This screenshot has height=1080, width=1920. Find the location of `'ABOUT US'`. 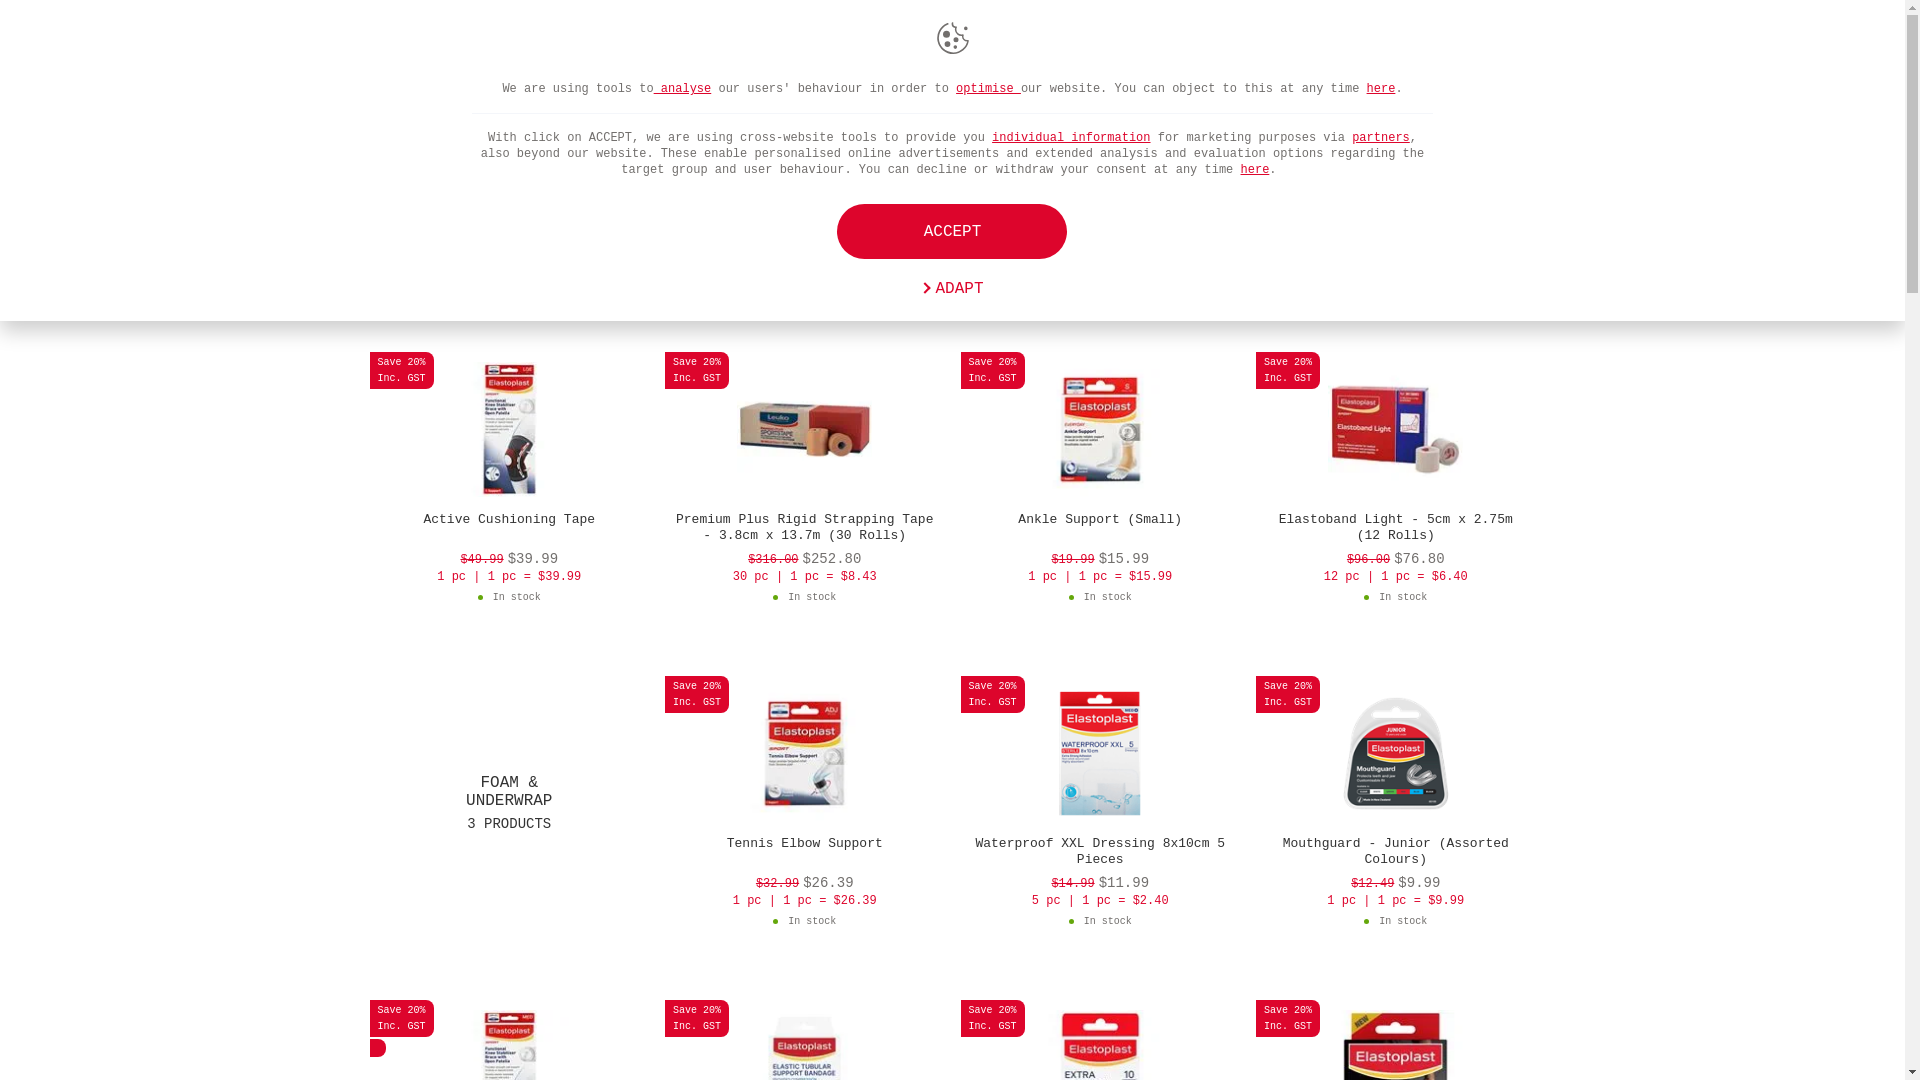

'ABOUT US' is located at coordinates (960, 42).